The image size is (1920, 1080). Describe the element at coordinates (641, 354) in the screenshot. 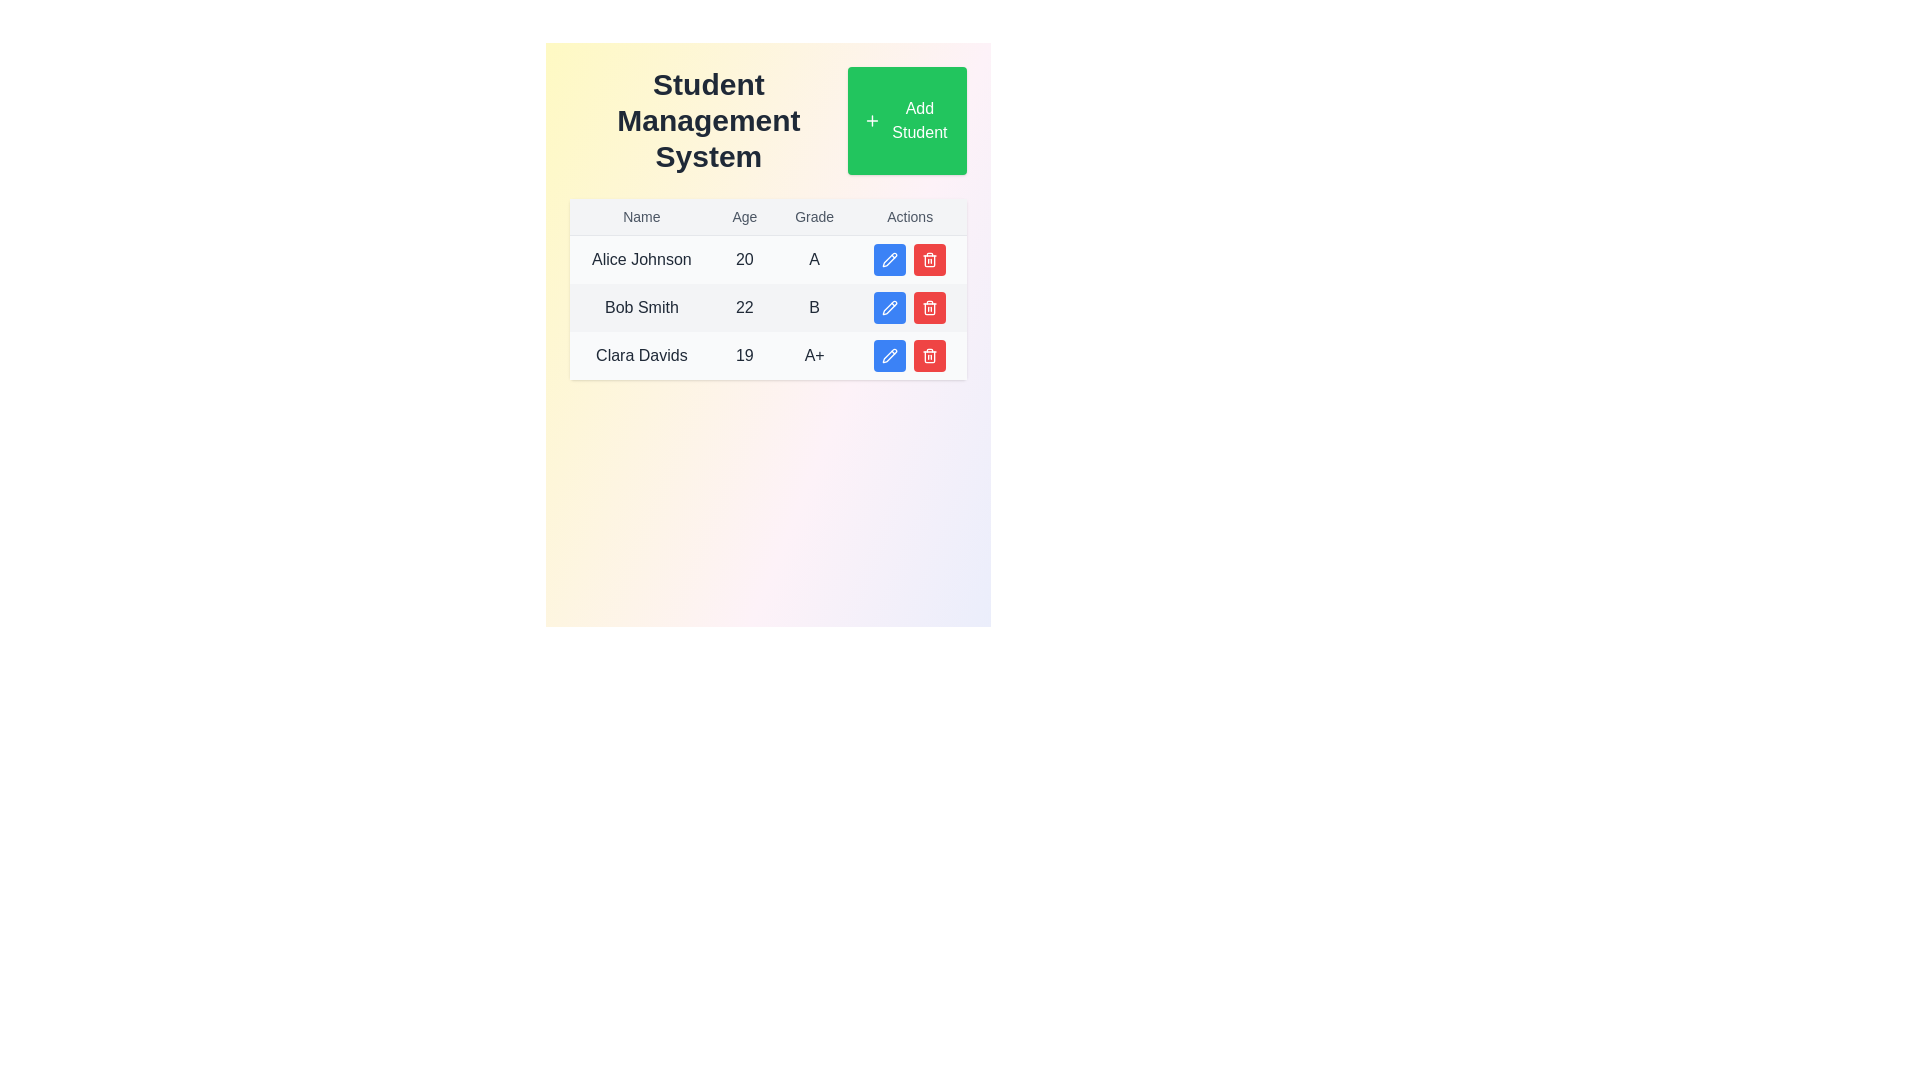

I see `the static text label displaying 'Clara Davids', which is the first cell in the third row of the tabular layout, aligned under the header 'Name'` at that location.